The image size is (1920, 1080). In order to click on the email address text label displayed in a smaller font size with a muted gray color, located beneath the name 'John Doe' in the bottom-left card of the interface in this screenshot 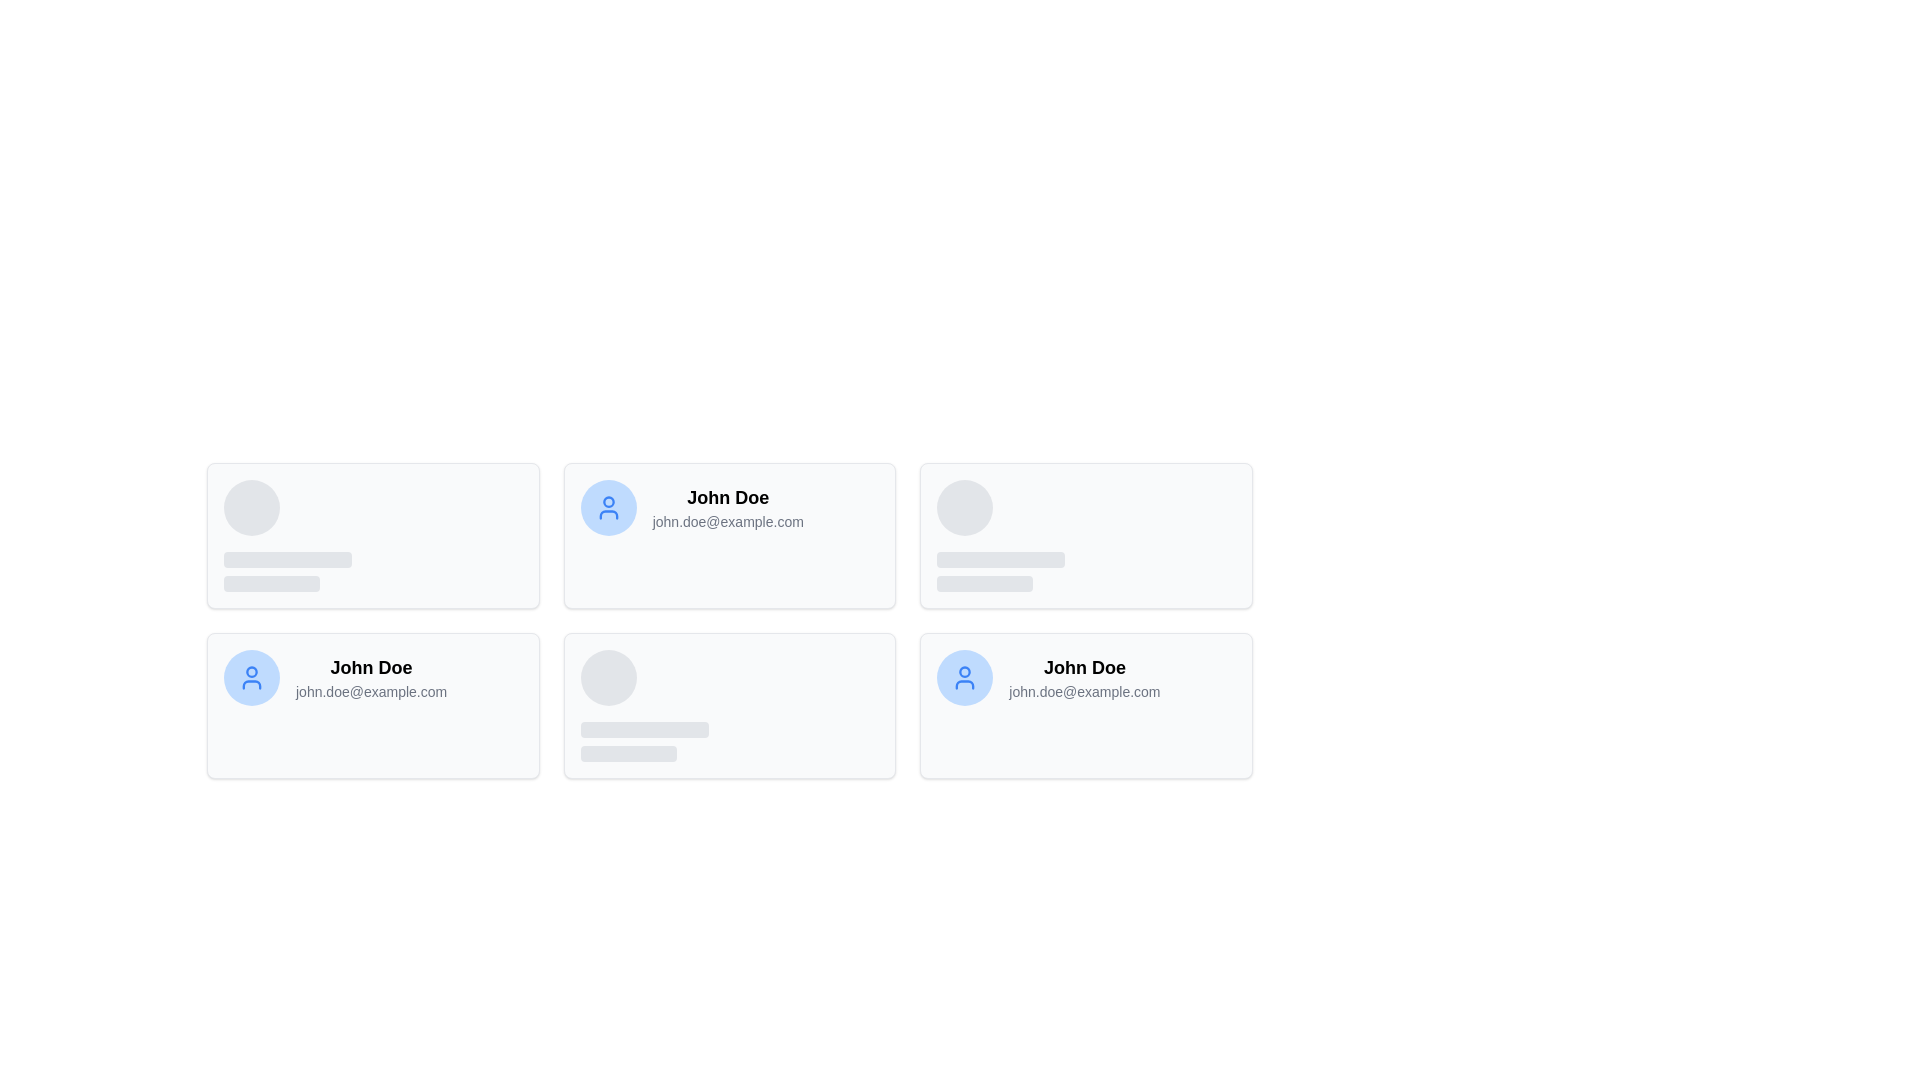, I will do `click(371, 690)`.